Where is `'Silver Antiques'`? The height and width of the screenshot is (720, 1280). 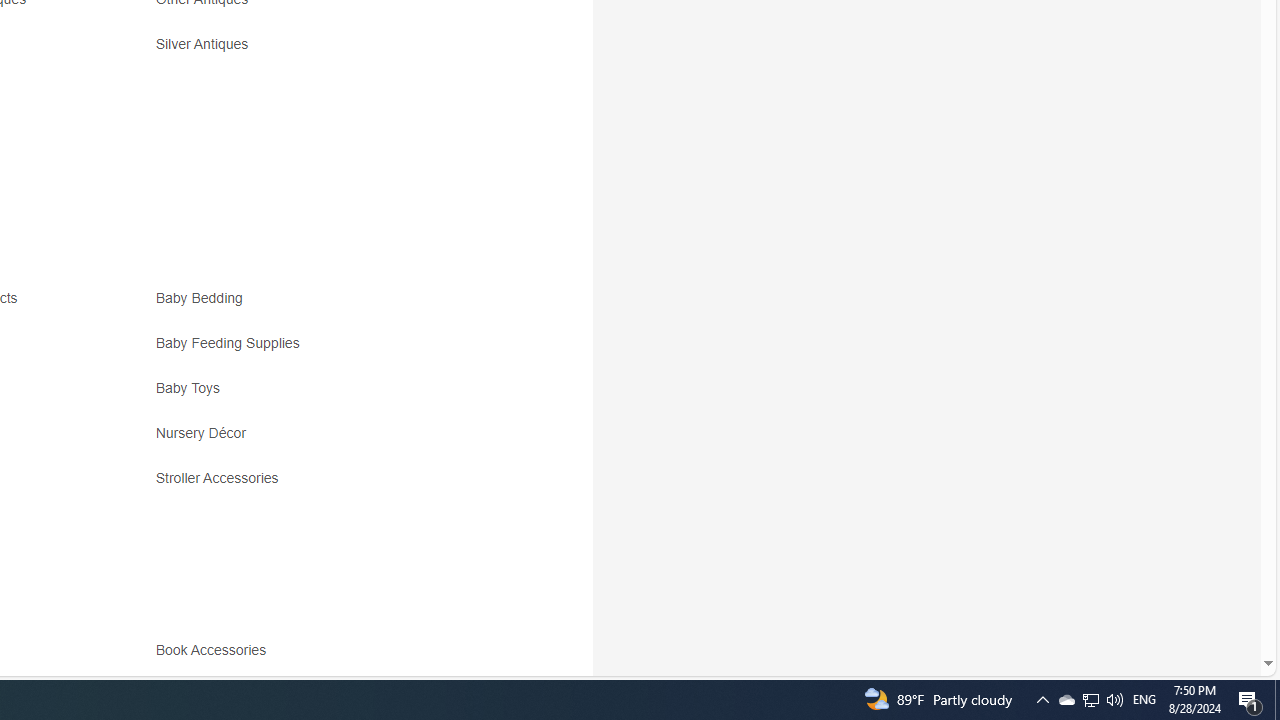
'Silver Antiques' is located at coordinates (332, 50).